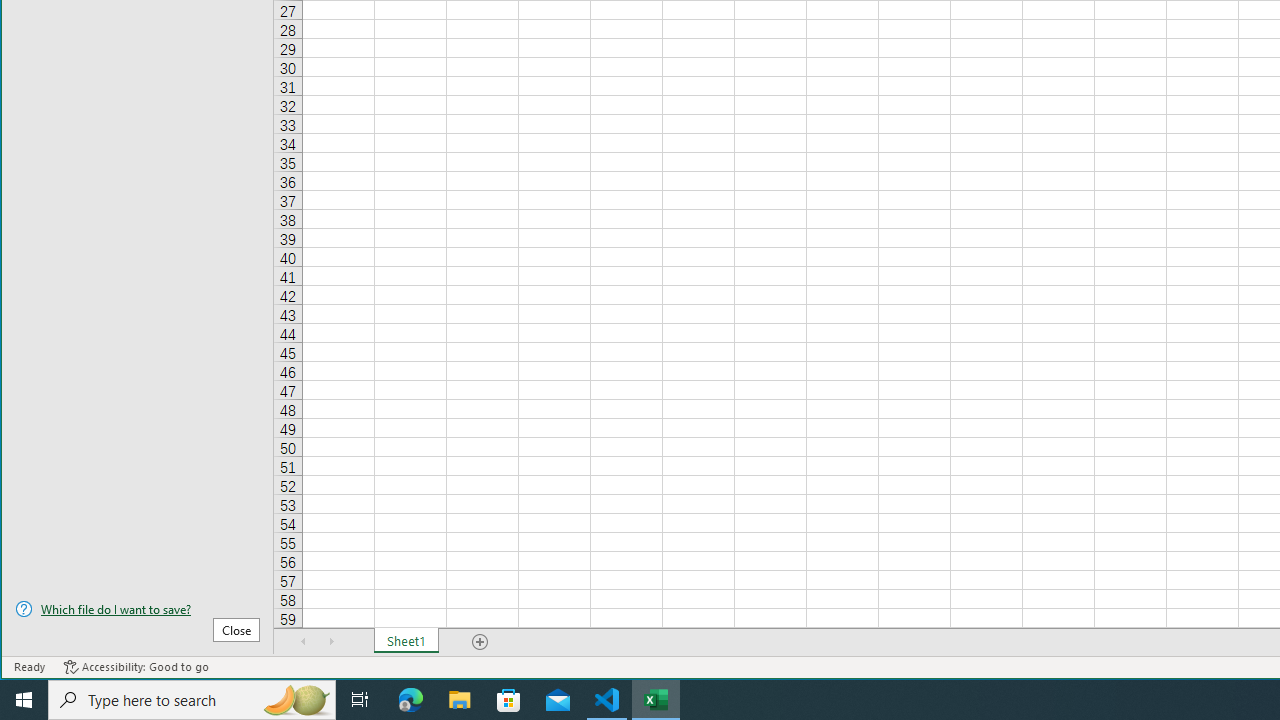 The image size is (1280, 720). I want to click on 'File Explorer', so click(459, 698).